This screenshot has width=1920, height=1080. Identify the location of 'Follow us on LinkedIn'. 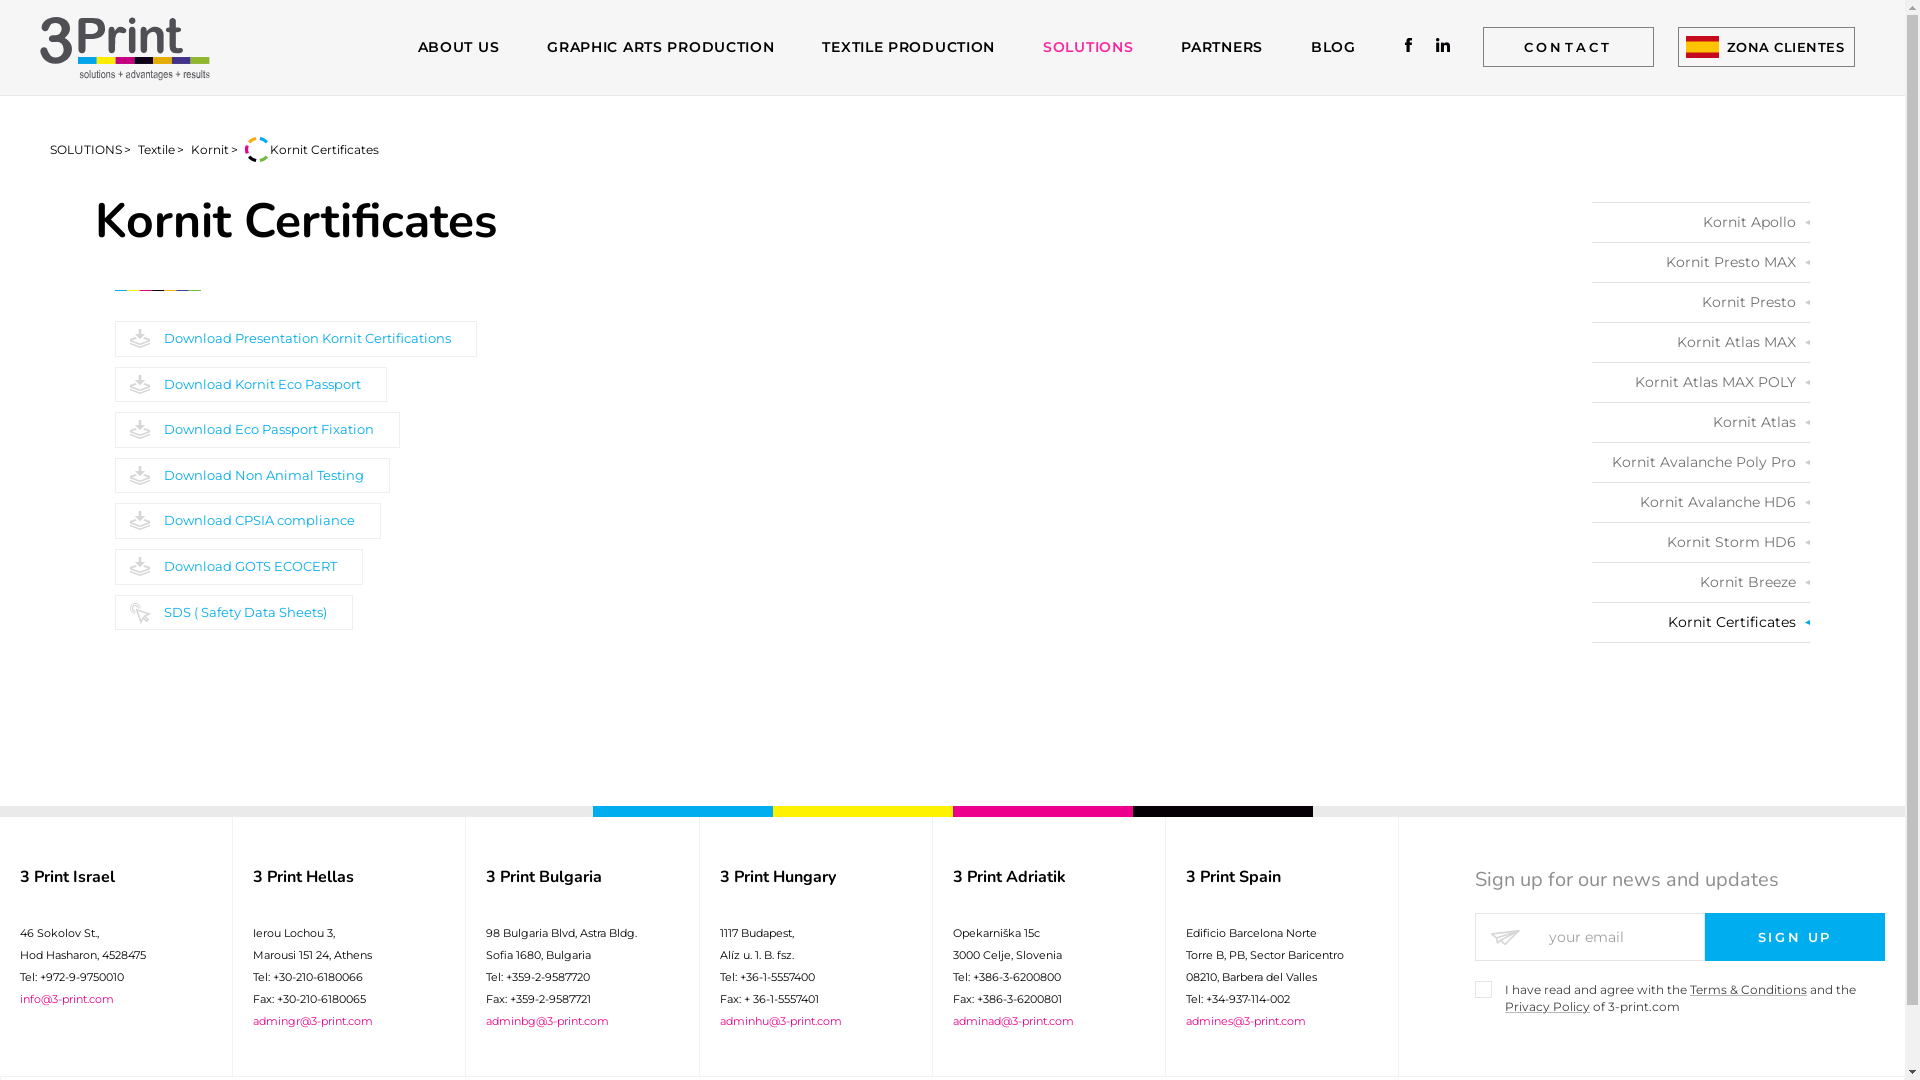
(1442, 45).